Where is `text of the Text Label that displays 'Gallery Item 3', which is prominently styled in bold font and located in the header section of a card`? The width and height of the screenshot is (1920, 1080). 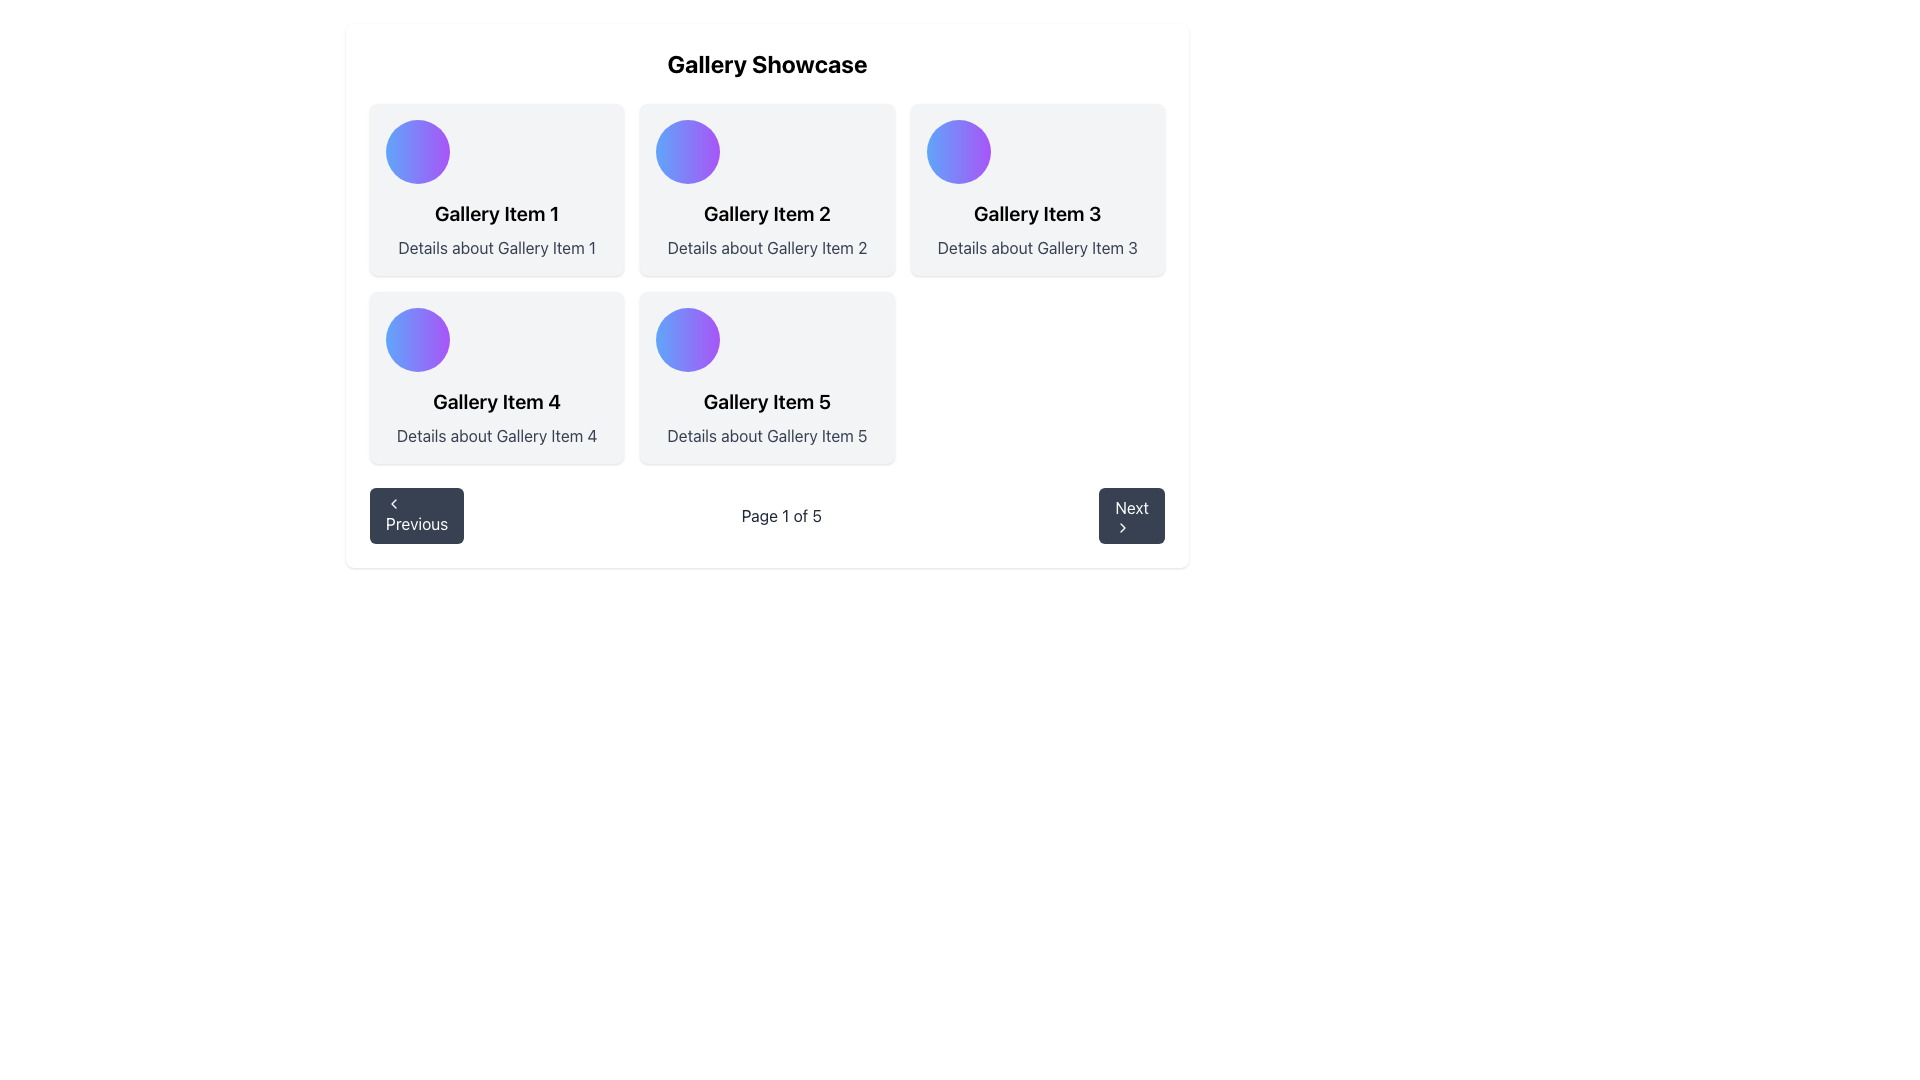 text of the Text Label that displays 'Gallery Item 3', which is prominently styled in bold font and located in the header section of a card is located at coordinates (1037, 213).